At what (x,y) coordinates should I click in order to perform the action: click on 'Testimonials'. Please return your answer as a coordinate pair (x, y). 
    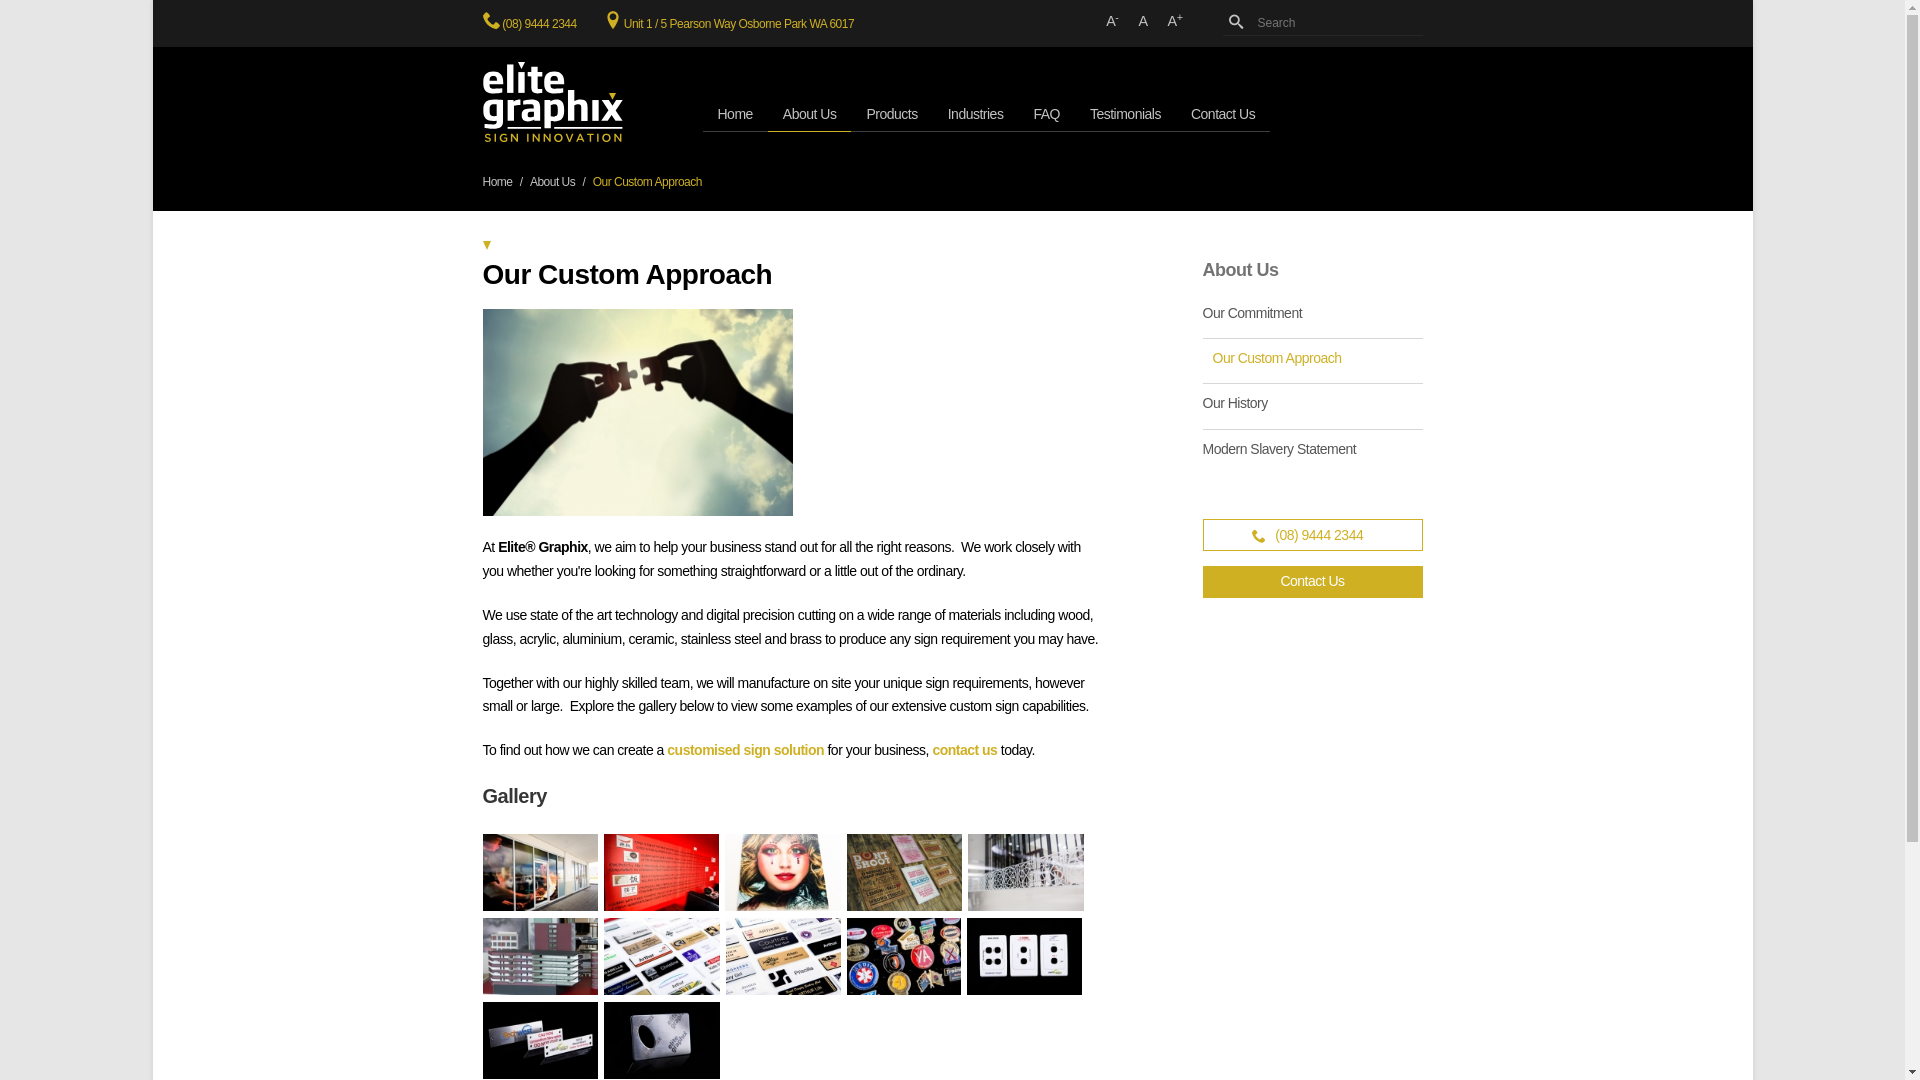
    Looking at the image, I should click on (1125, 114).